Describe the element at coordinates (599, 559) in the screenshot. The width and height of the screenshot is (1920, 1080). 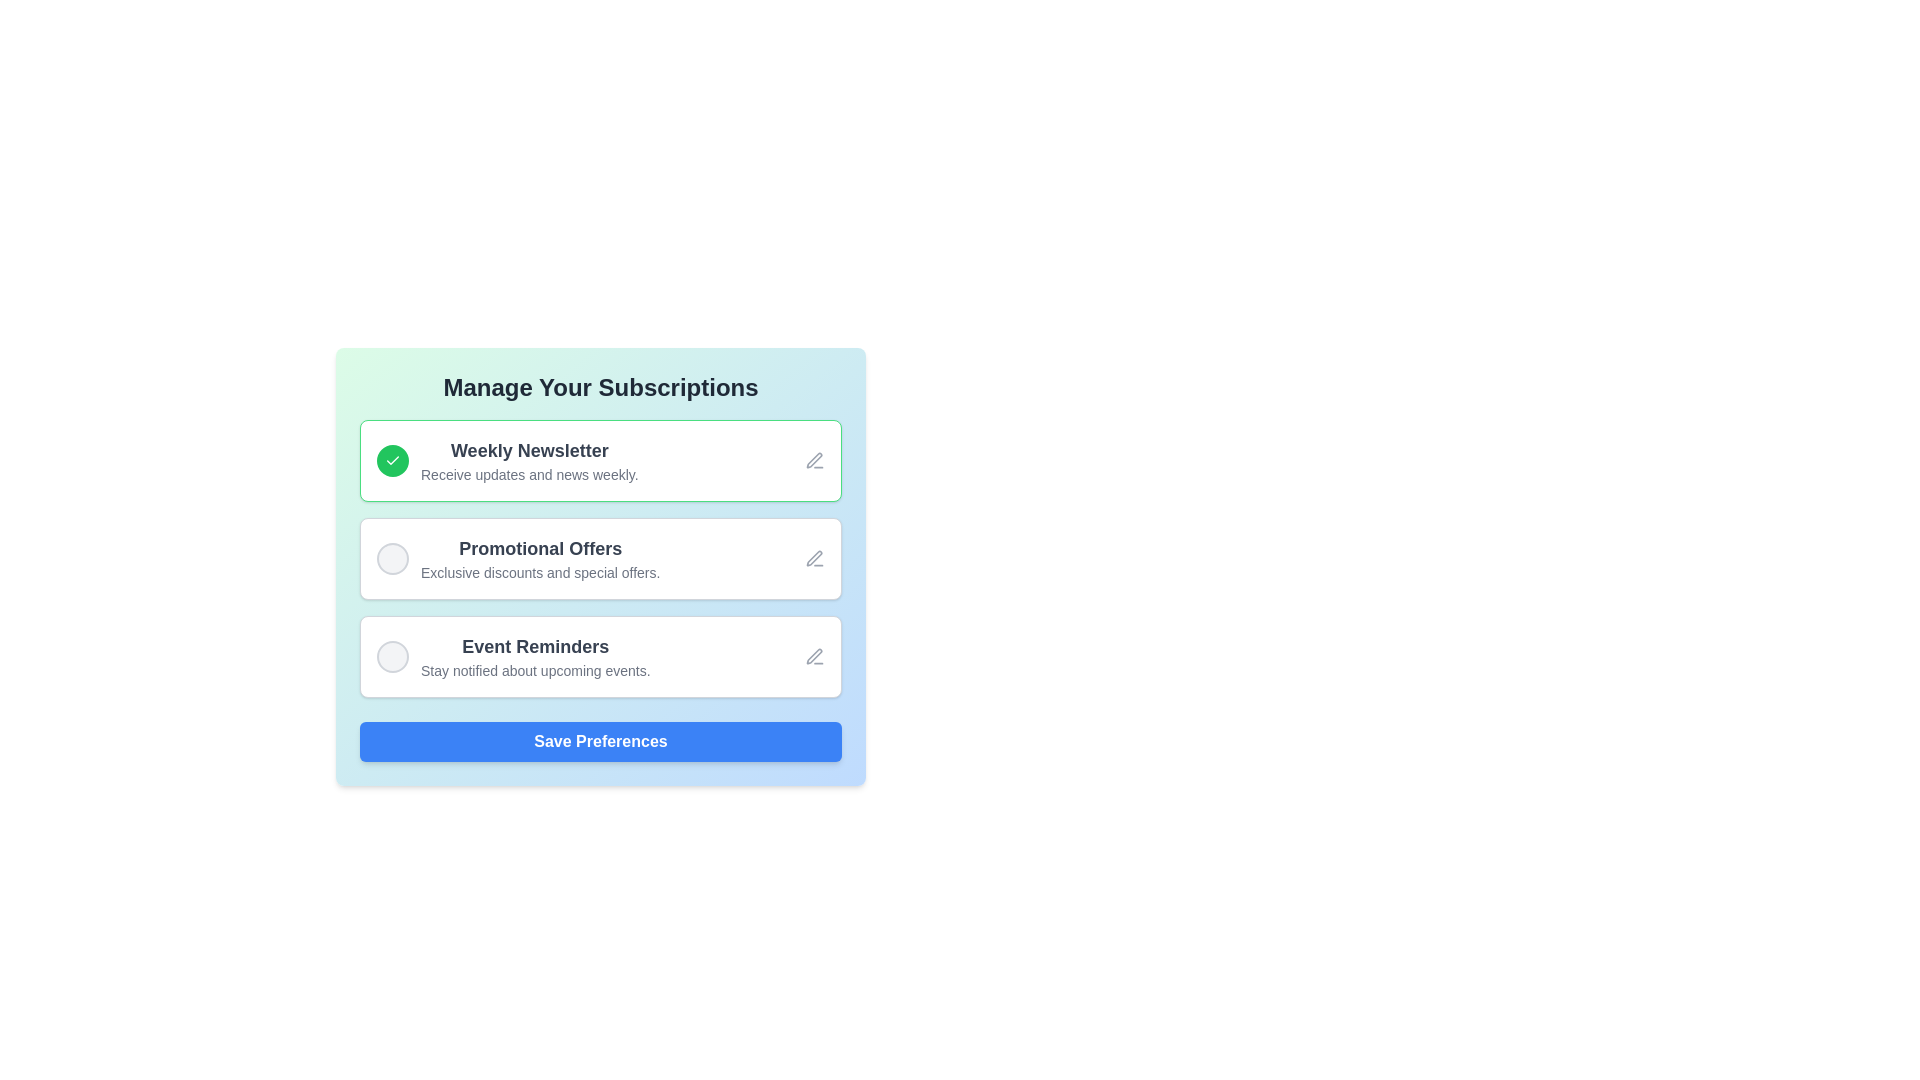
I see `the rounded checkbox indicator next to the 'Promotional Offers' subscription option` at that location.